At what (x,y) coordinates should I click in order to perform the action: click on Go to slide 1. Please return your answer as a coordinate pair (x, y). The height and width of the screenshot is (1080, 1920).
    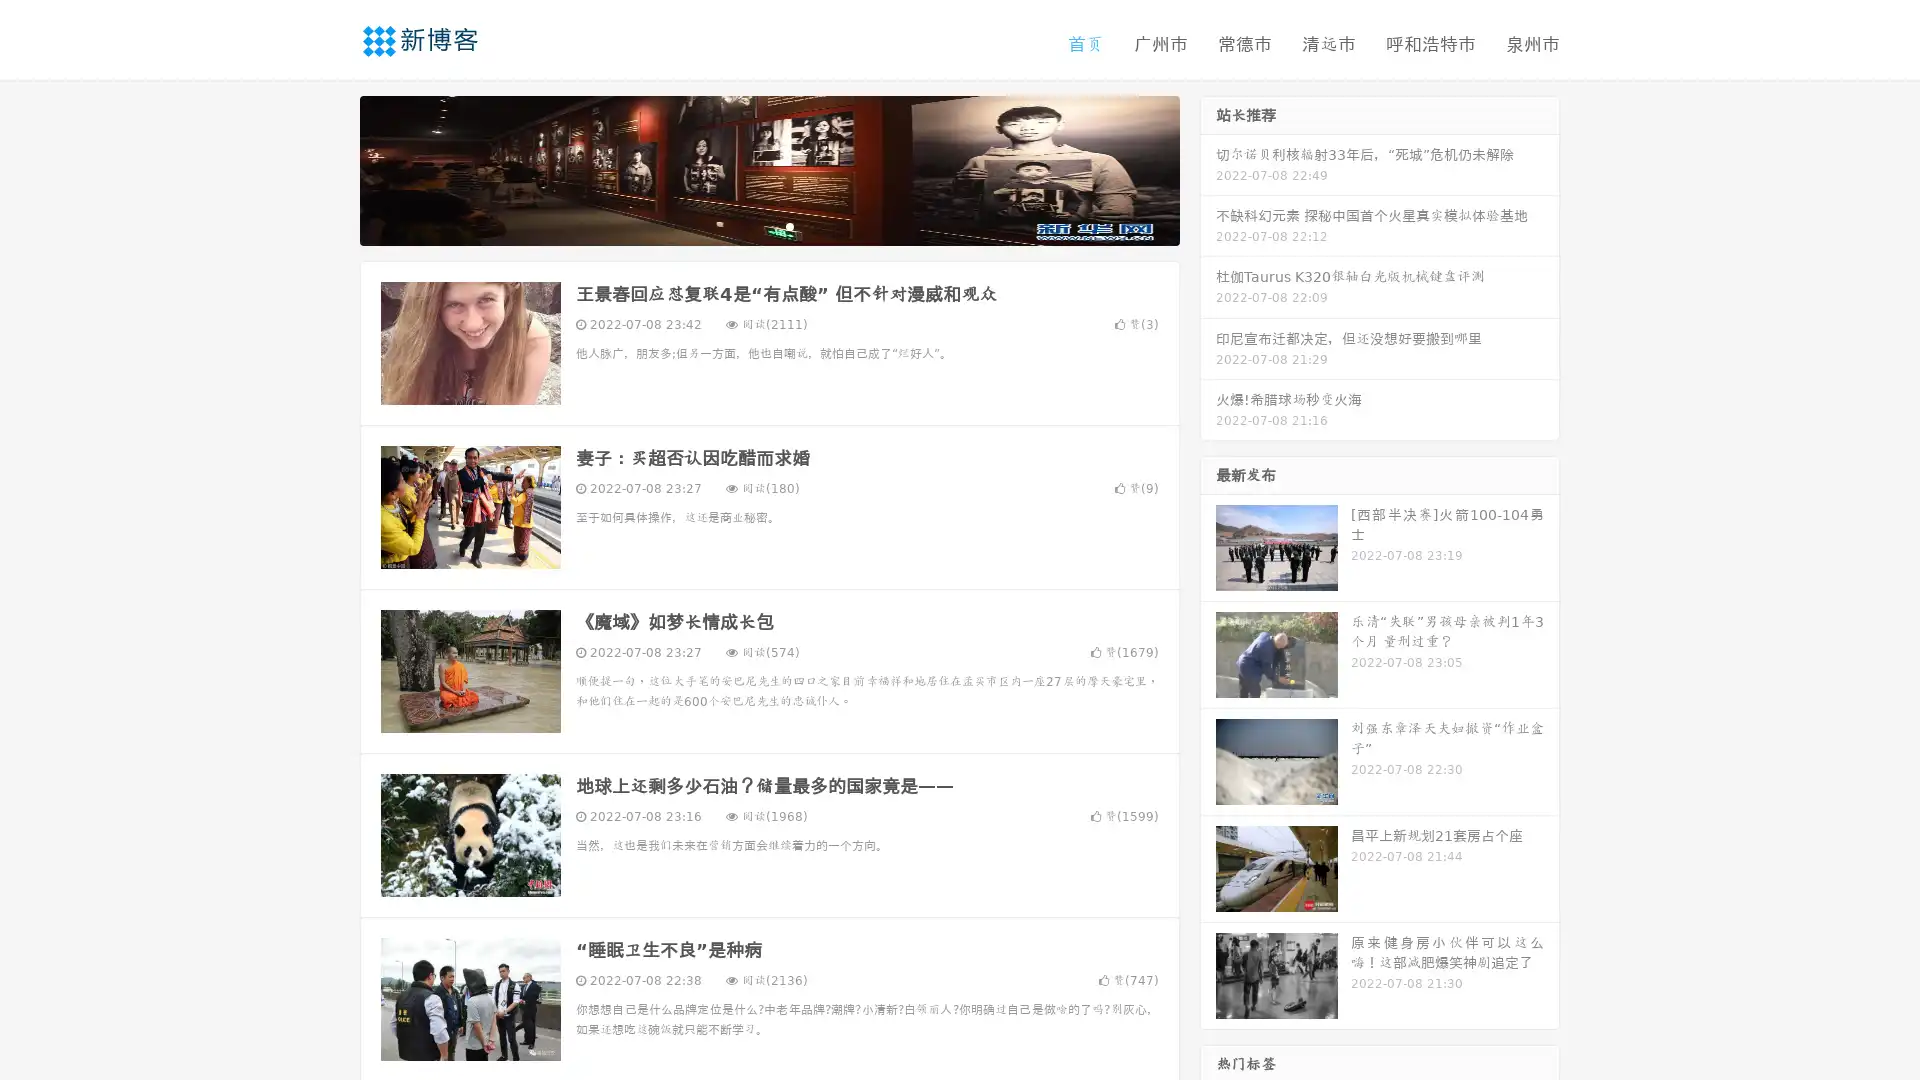
    Looking at the image, I should click on (748, 225).